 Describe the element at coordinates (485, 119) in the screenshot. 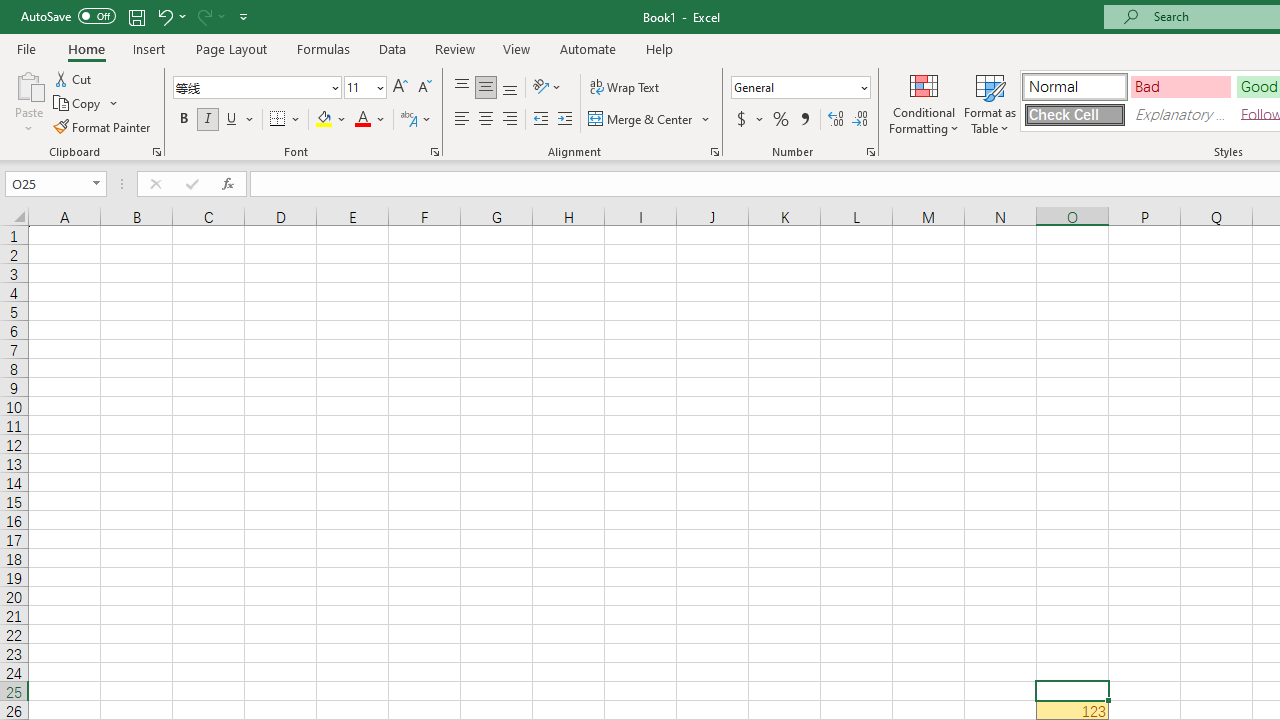

I see `'Center'` at that location.